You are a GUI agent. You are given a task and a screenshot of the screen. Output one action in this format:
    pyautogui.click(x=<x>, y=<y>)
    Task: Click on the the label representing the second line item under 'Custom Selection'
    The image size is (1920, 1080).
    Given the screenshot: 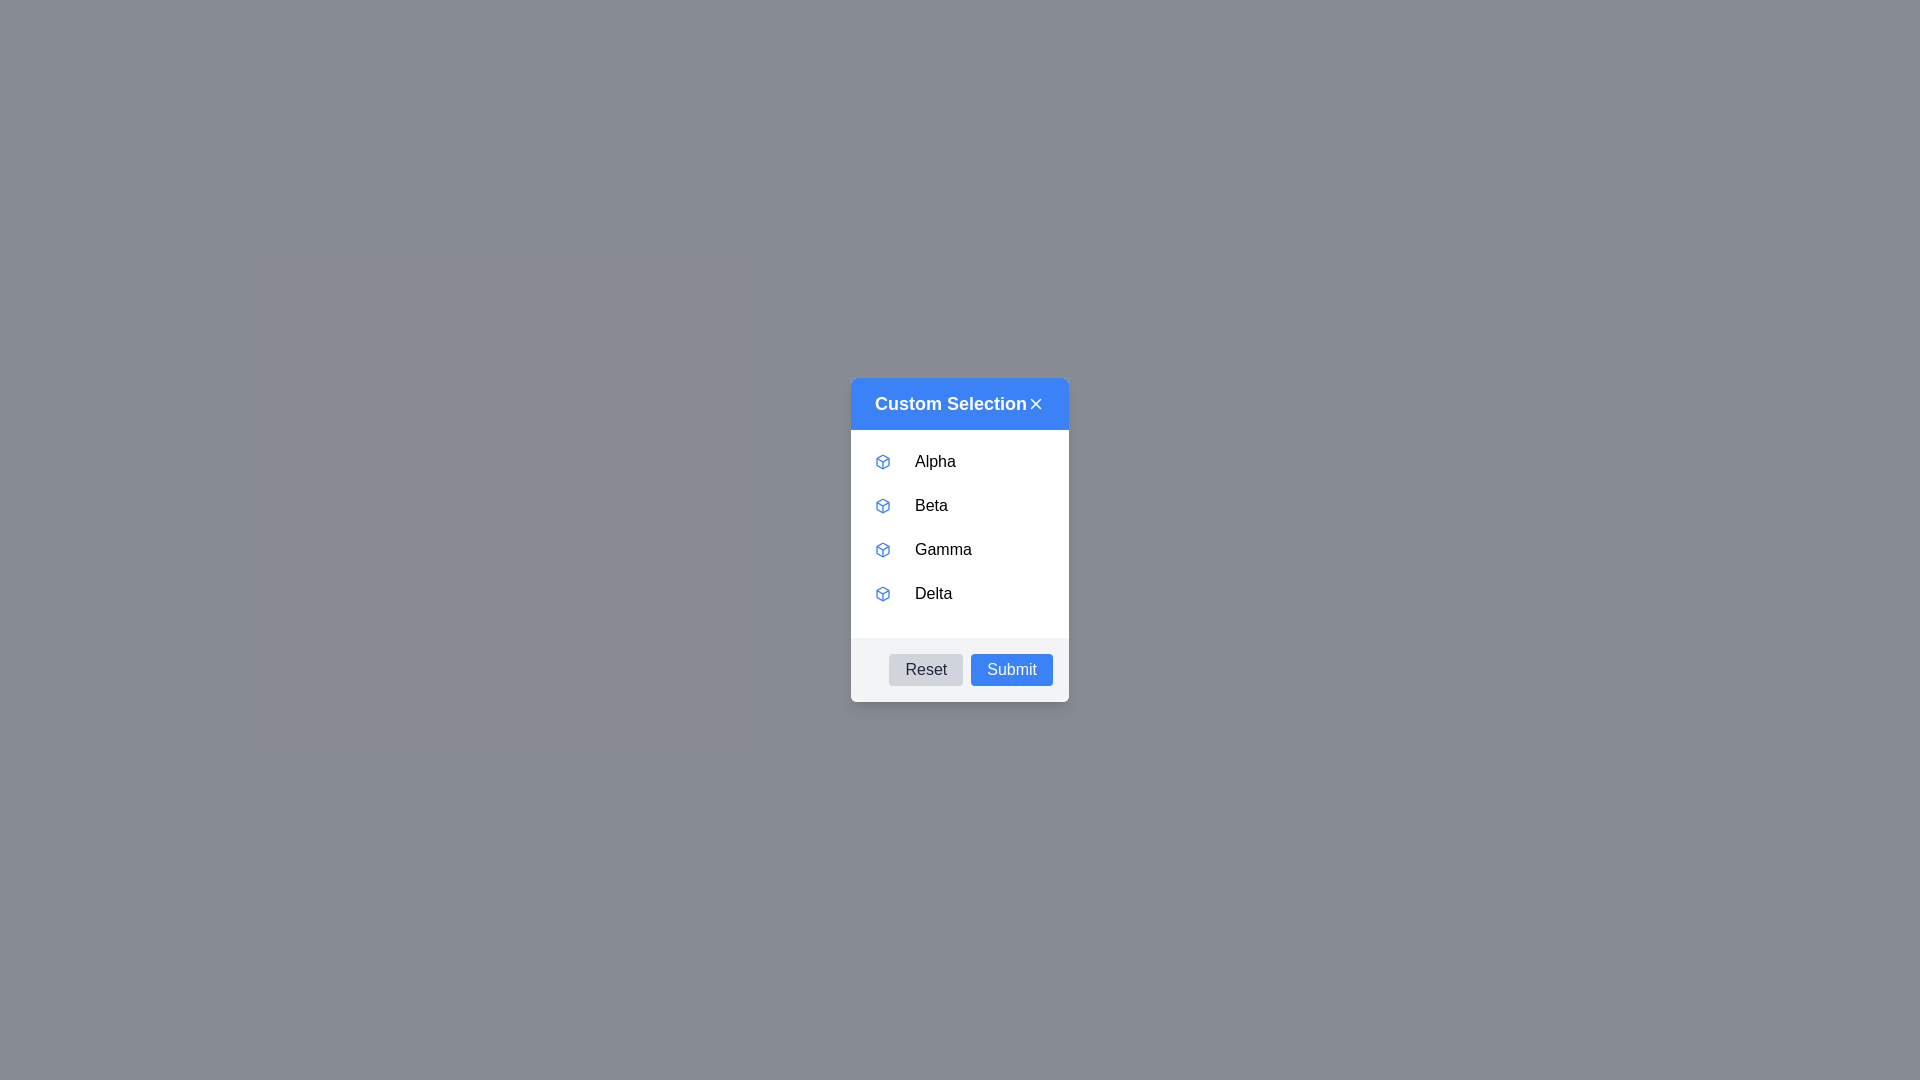 What is the action you would take?
    pyautogui.click(x=930, y=504)
    